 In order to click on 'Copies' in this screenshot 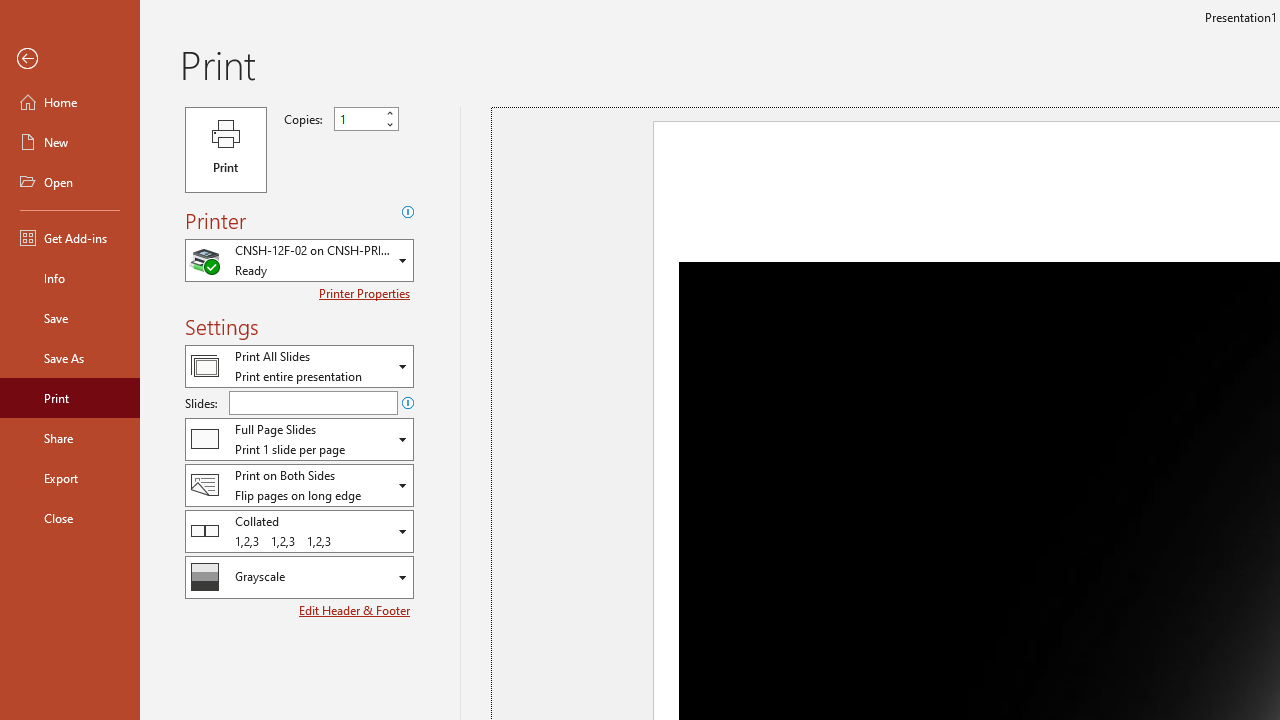, I will do `click(358, 119)`.